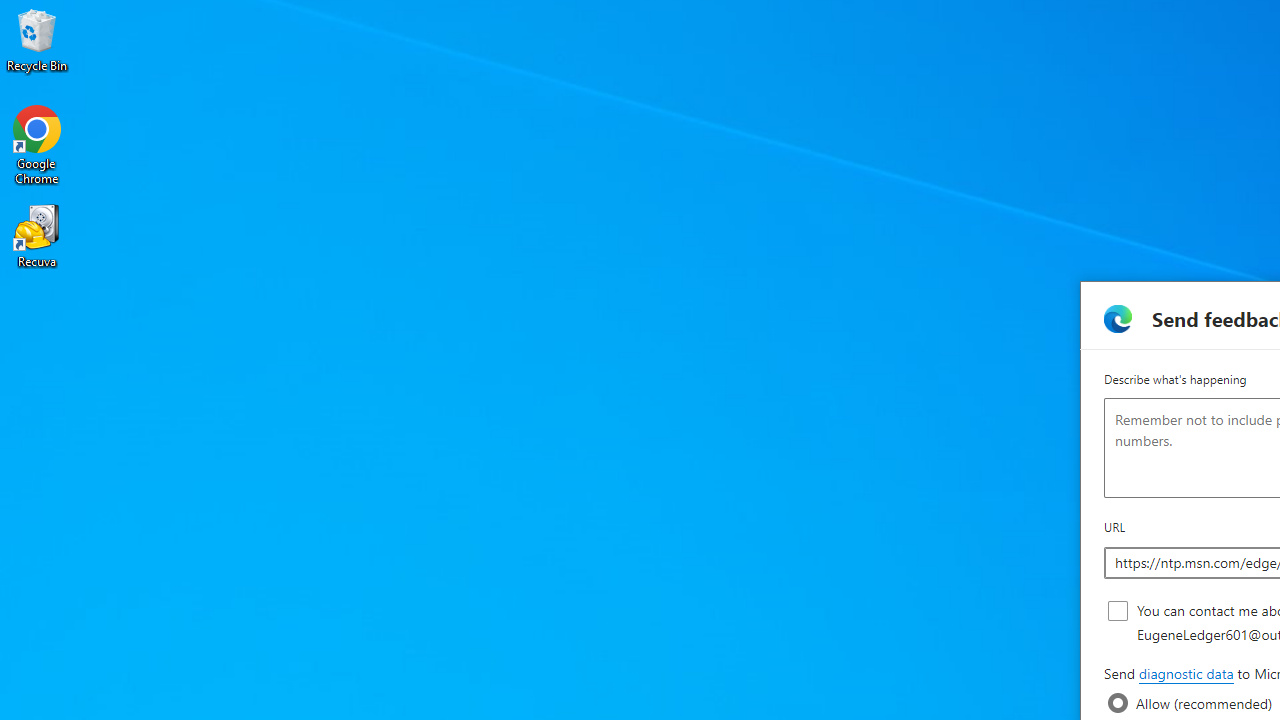  What do you see at coordinates (1185, 674) in the screenshot?
I see `'diagnostic data'` at bounding box center [1185, 674].